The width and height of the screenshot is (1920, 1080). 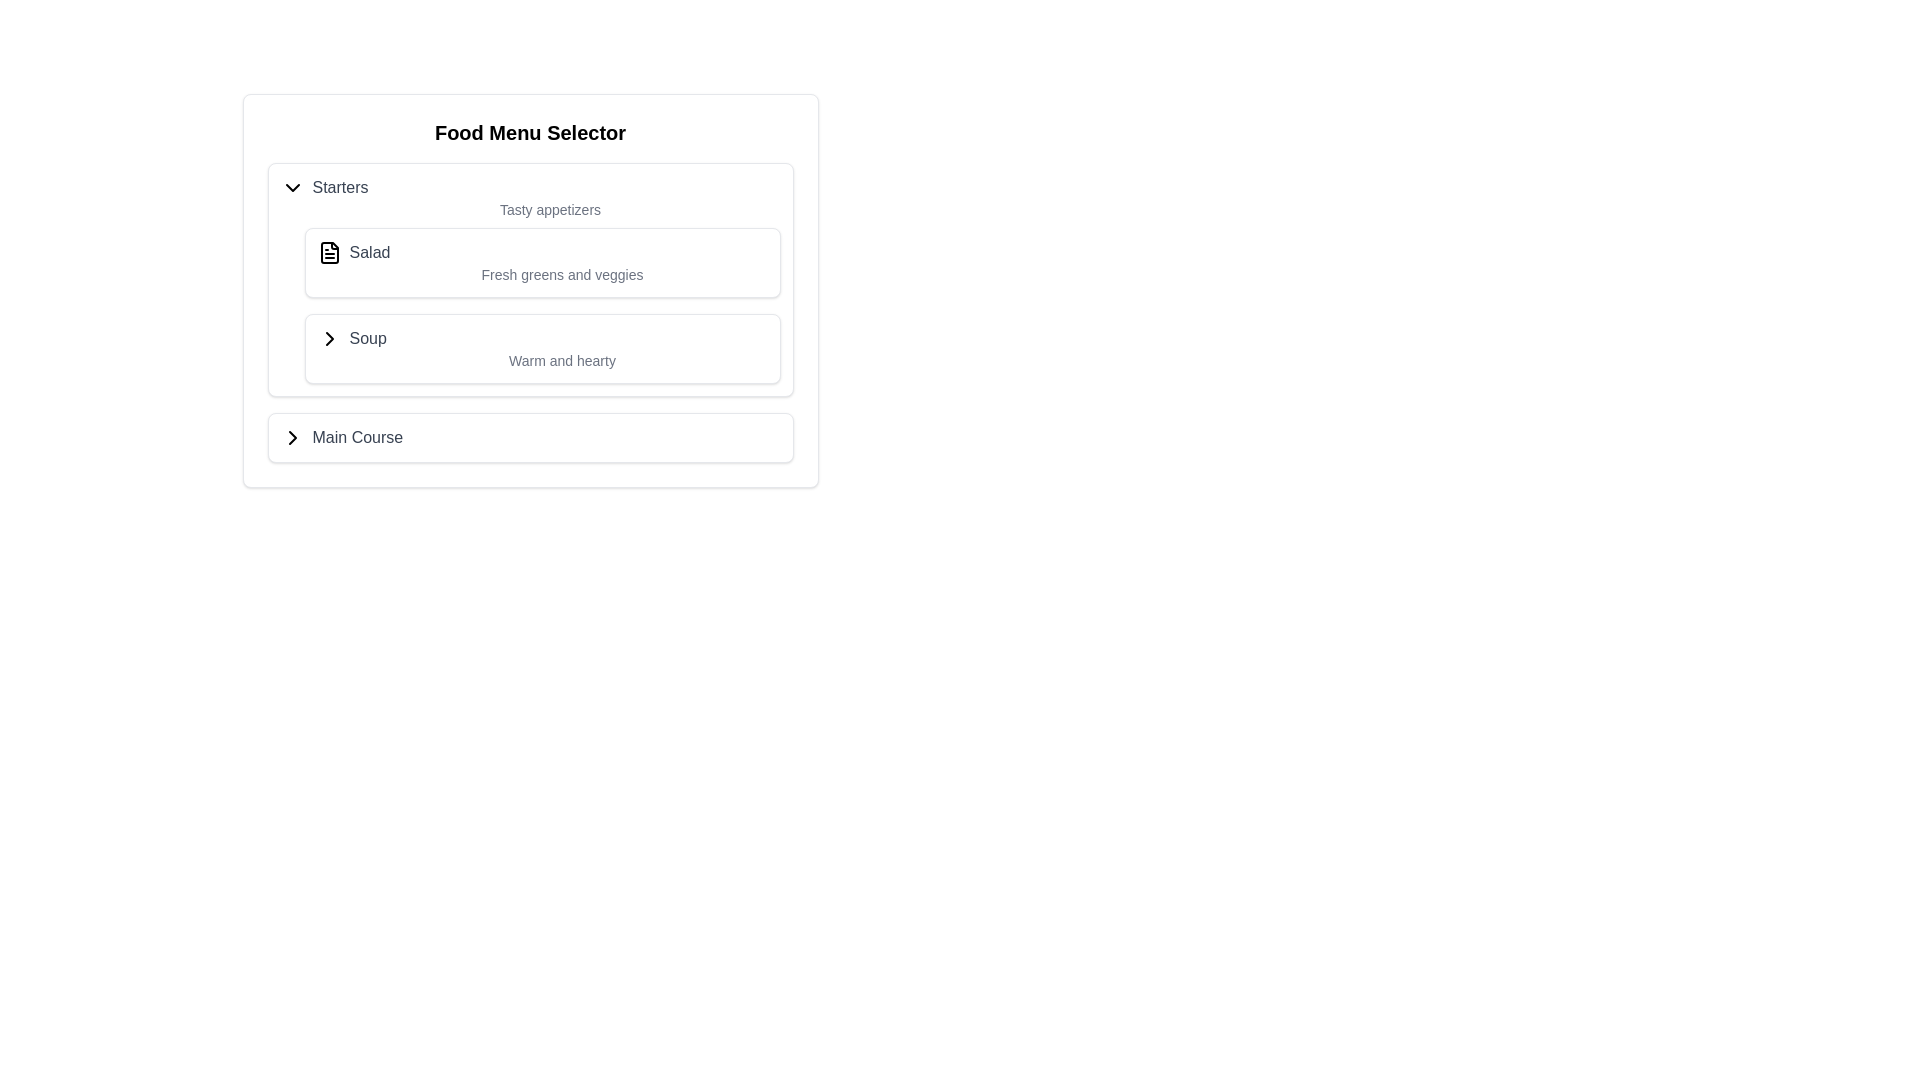 What do you see at coordinates (530, 437) in the screenshot?
I see `the 'Main Course' selectable menu category item located under the 'Food Menu Selector' section` at bounding box center [530, 437].